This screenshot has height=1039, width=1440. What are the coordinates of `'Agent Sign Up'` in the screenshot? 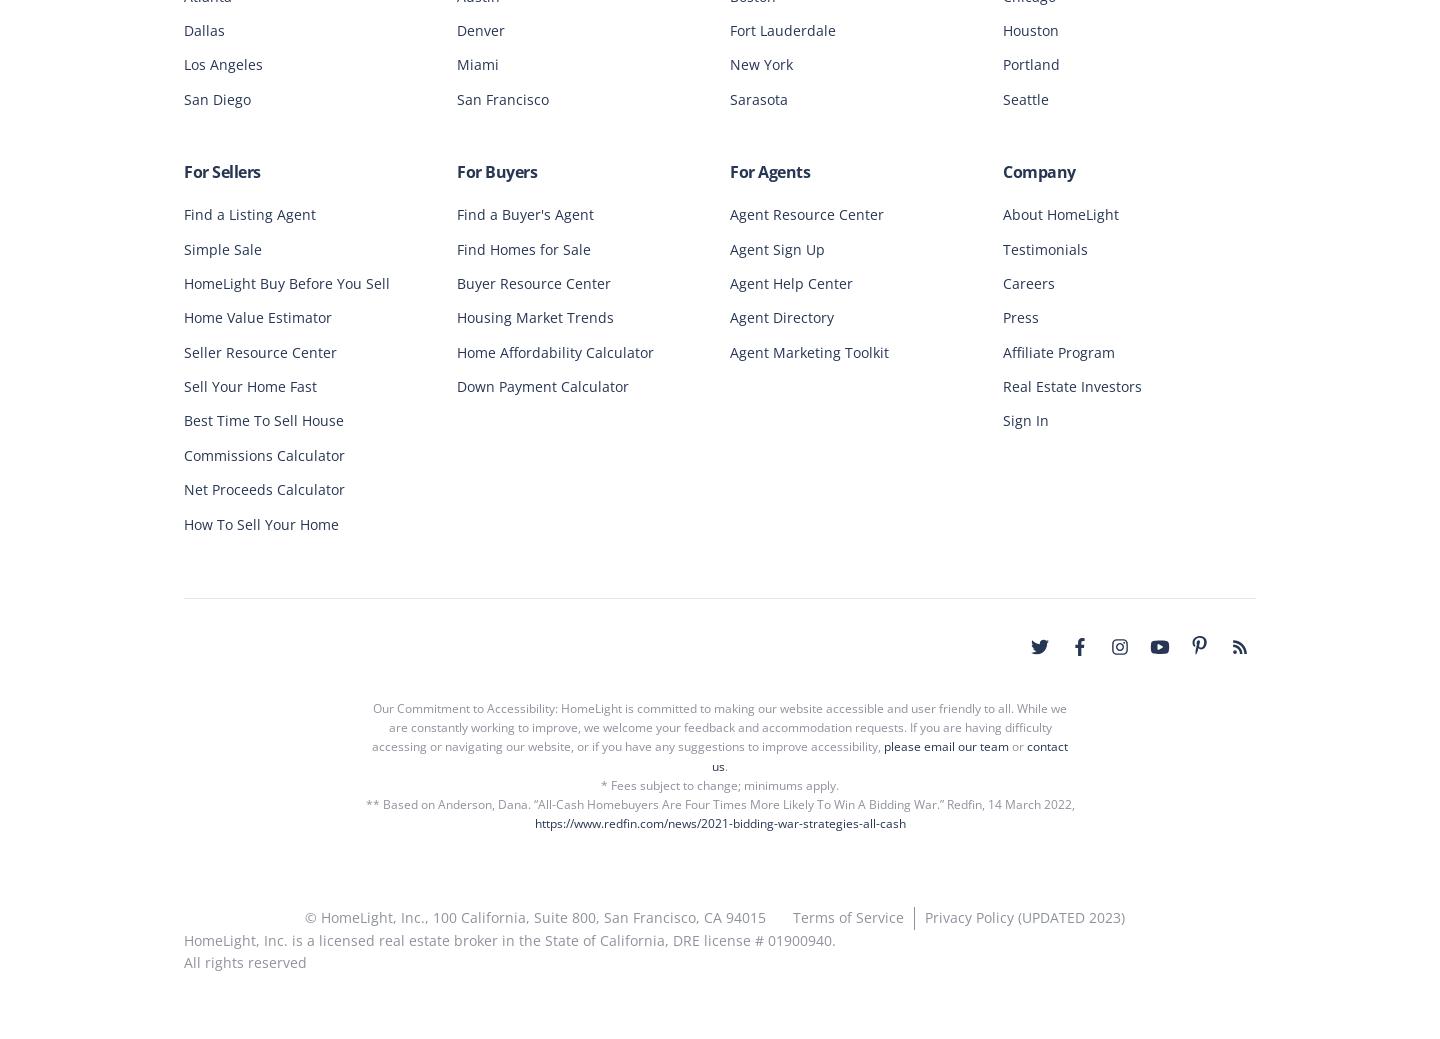 It's located at (776, 247).